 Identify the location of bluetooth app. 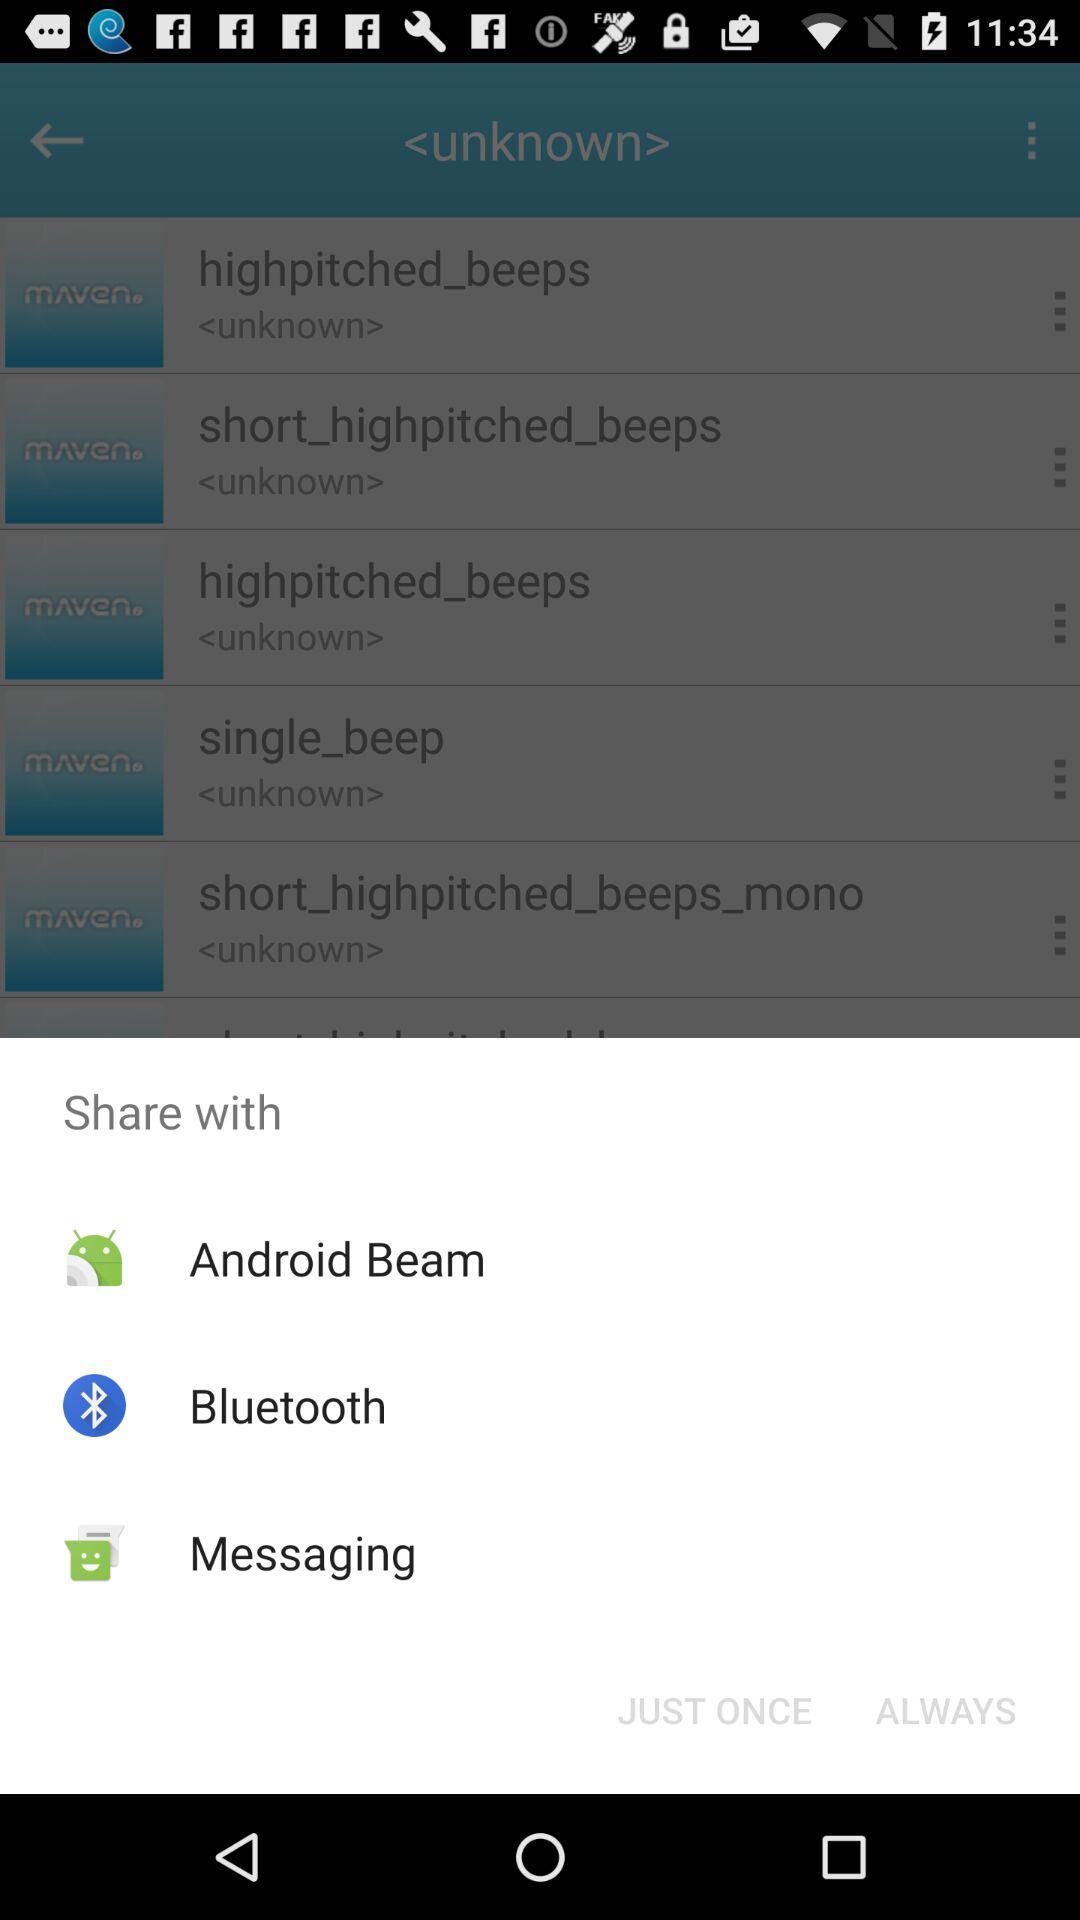
(288, 1404).